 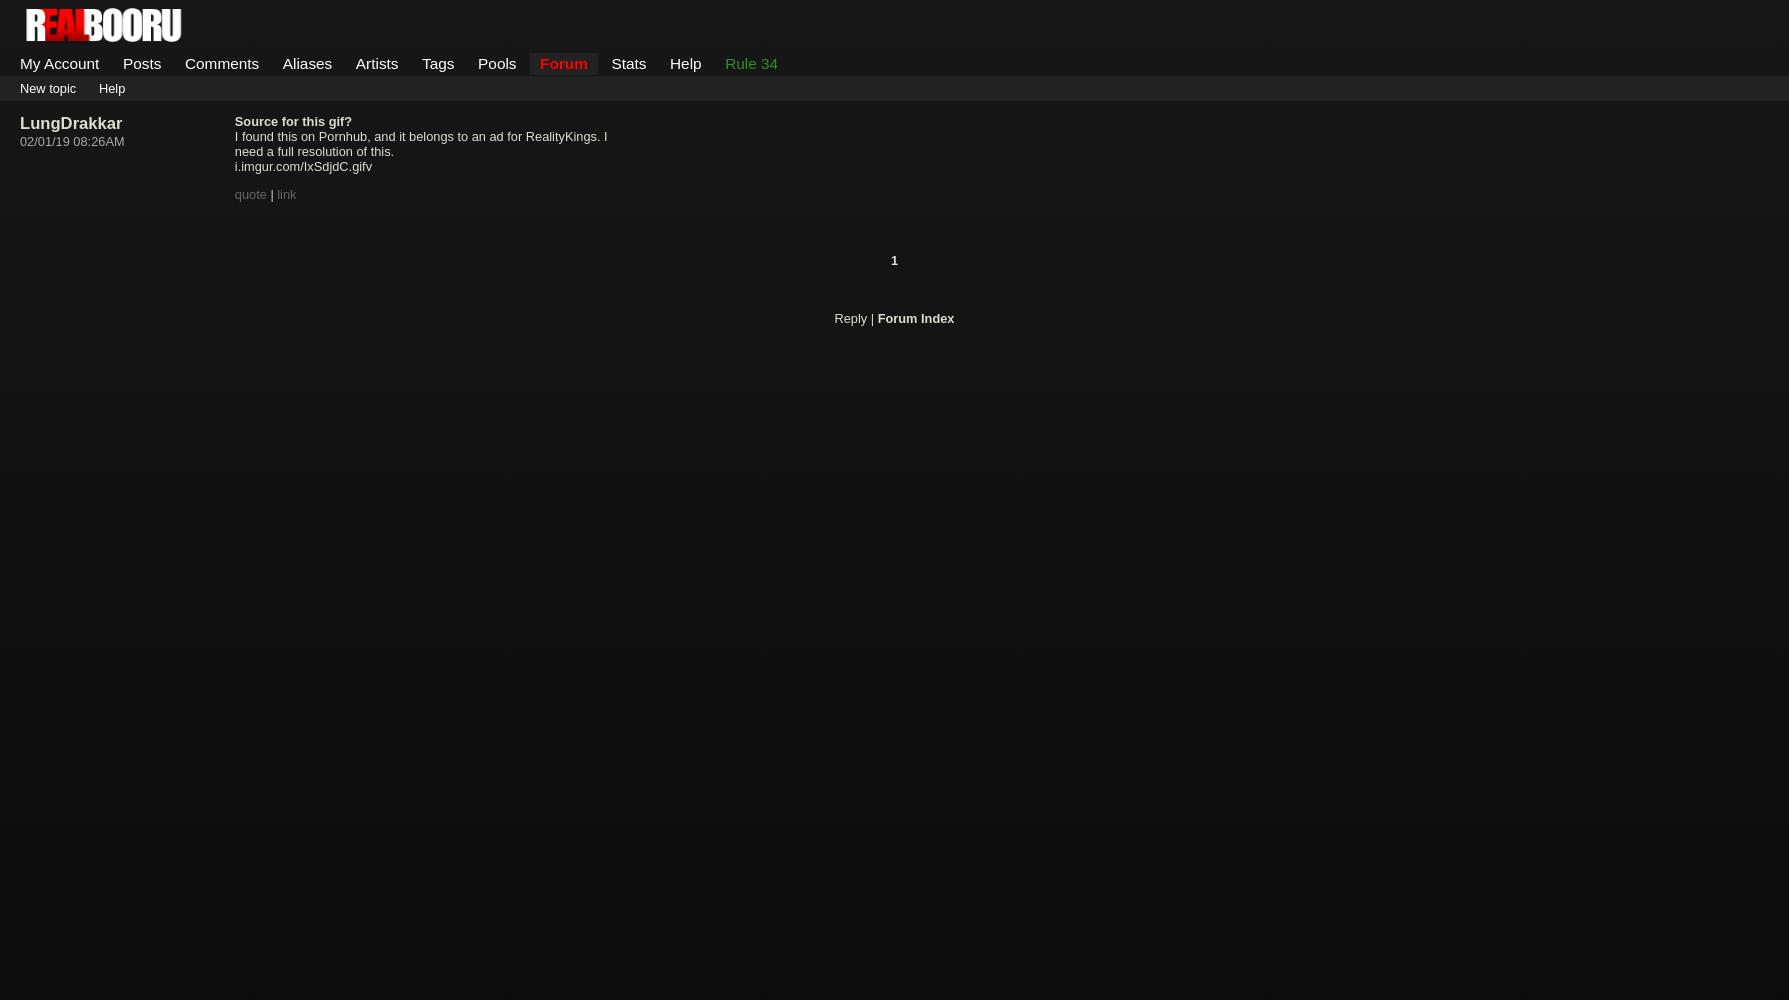 I want to click on 'Rule 34', so click(x=751, y=62).